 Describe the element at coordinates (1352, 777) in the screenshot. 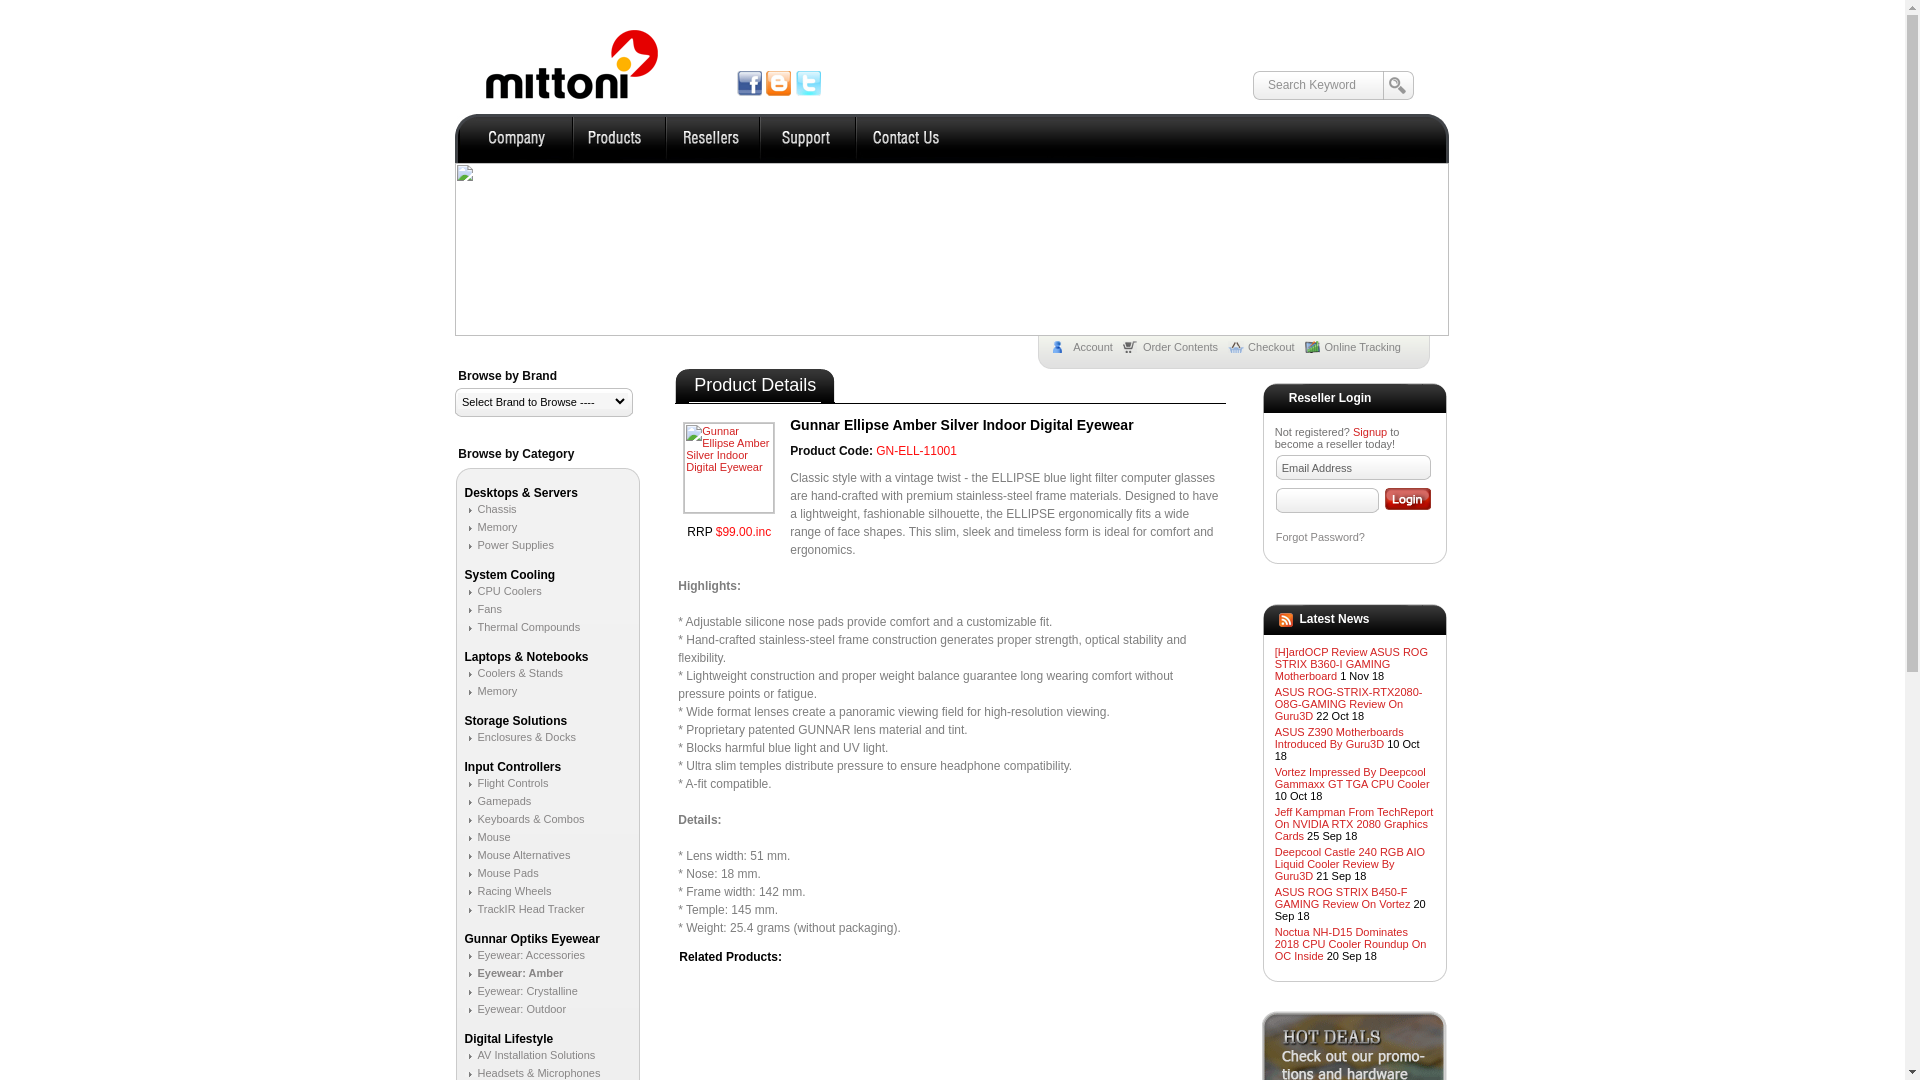

I see `'Vortez Impressed By Deepcool Gammaxx GT TGA CPU Cooler'` at that location.